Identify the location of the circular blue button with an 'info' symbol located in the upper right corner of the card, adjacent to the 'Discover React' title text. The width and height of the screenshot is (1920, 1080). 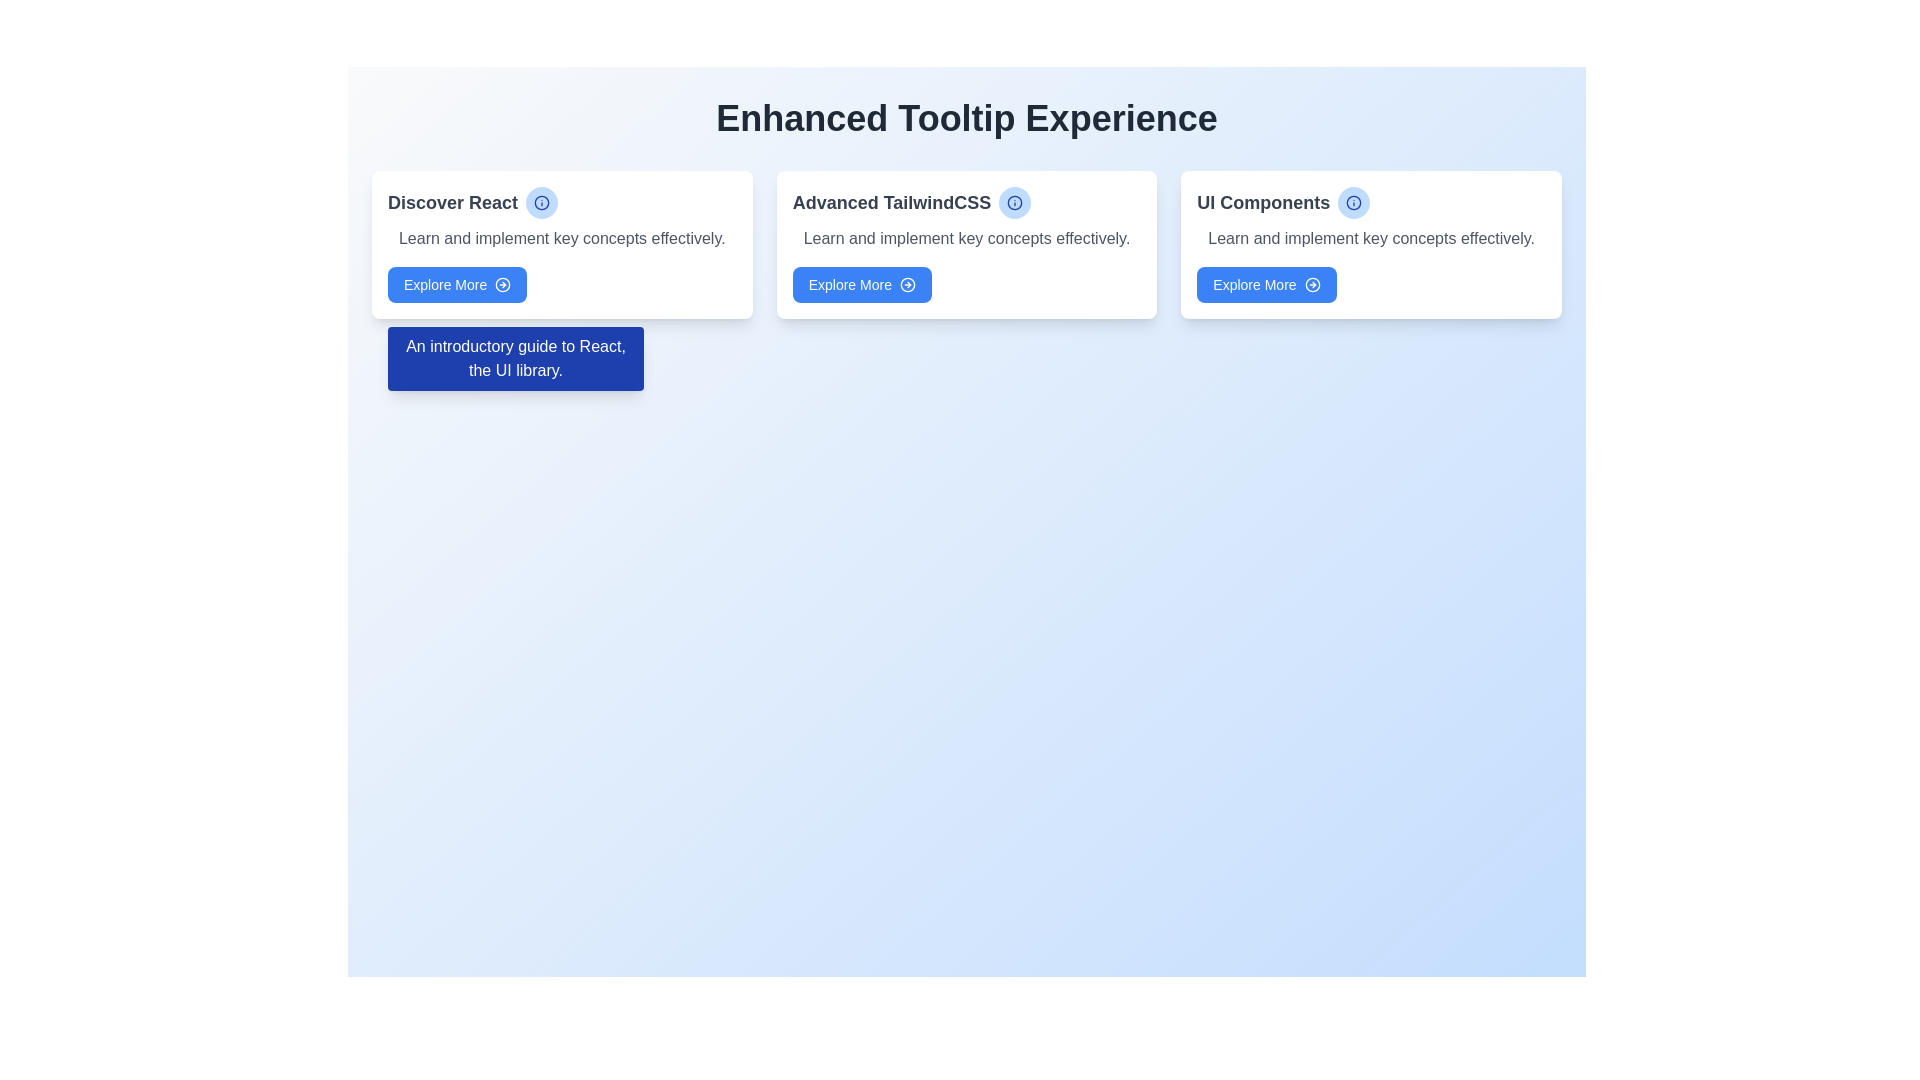
(542, 203).